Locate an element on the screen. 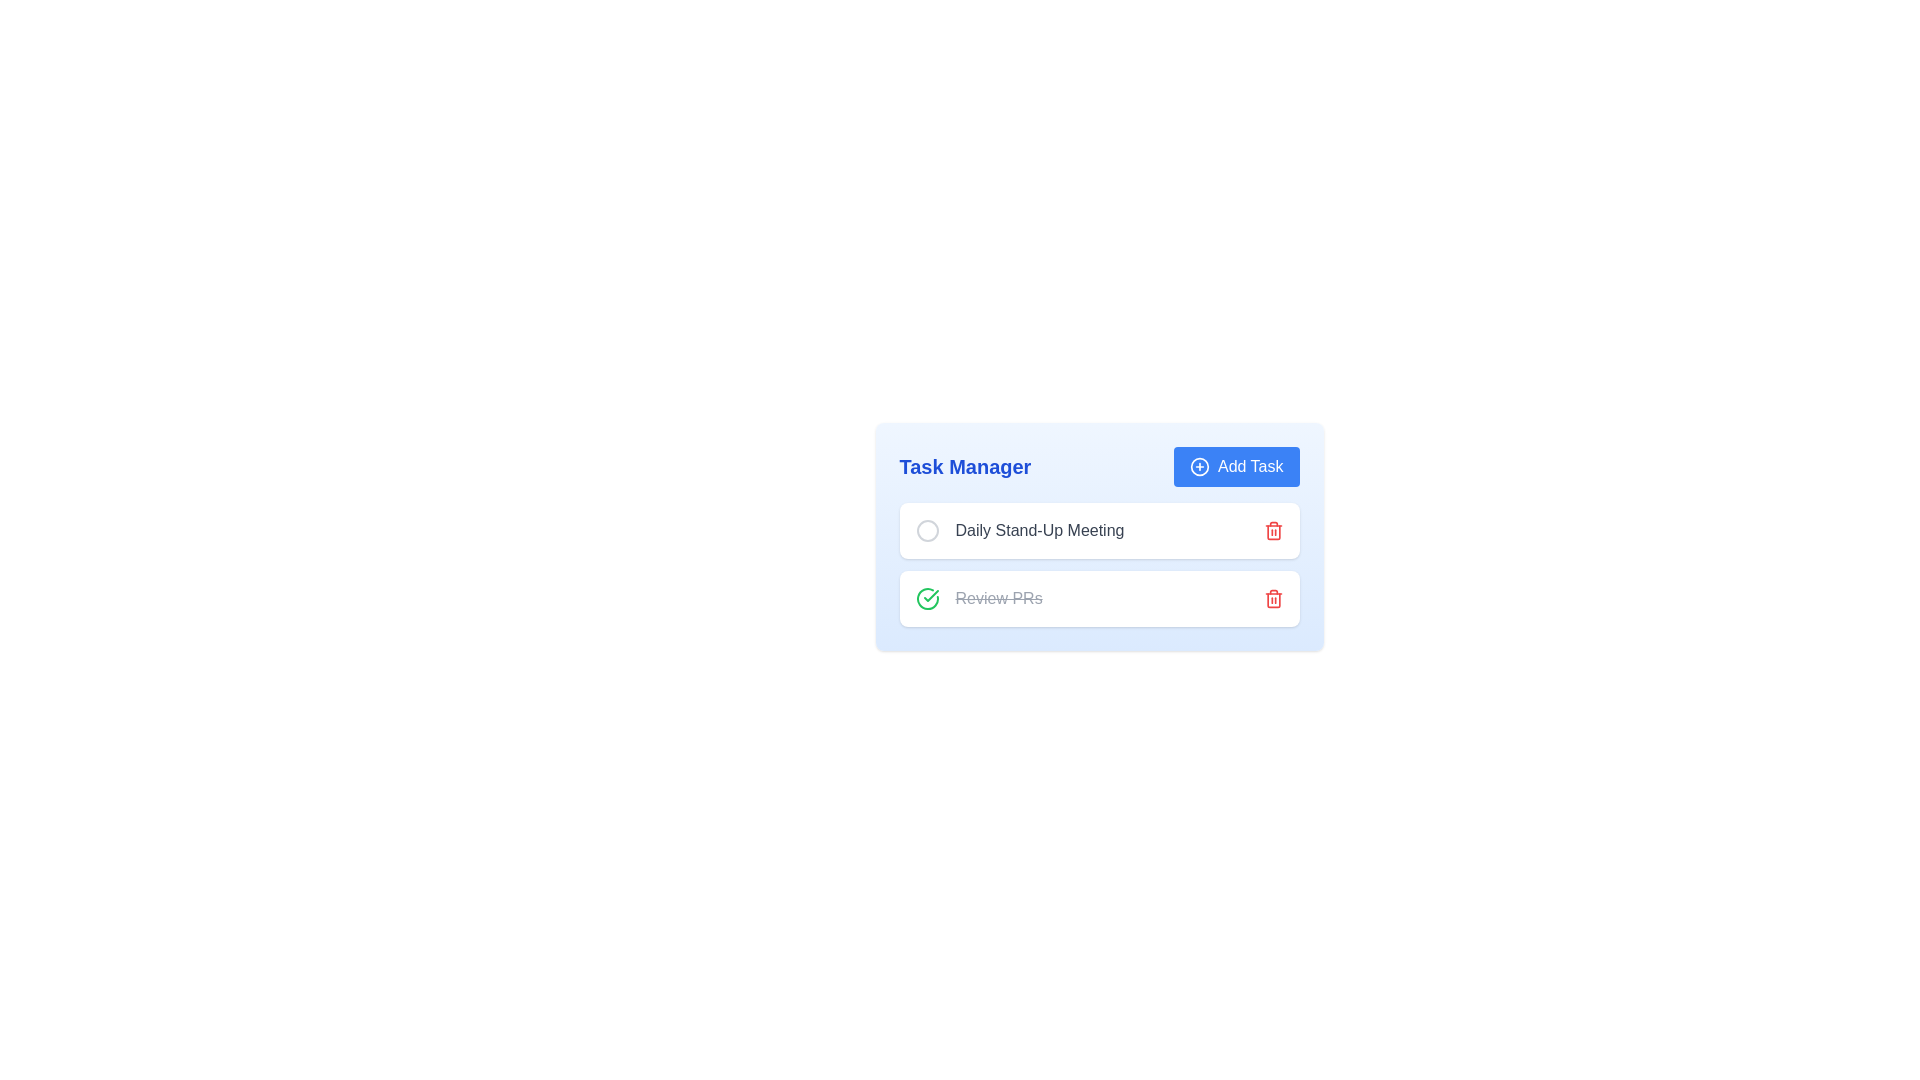 This screenshot has width=1920, height=1080. the first task list item in the task management interface is located at coordinates (1019, 530).